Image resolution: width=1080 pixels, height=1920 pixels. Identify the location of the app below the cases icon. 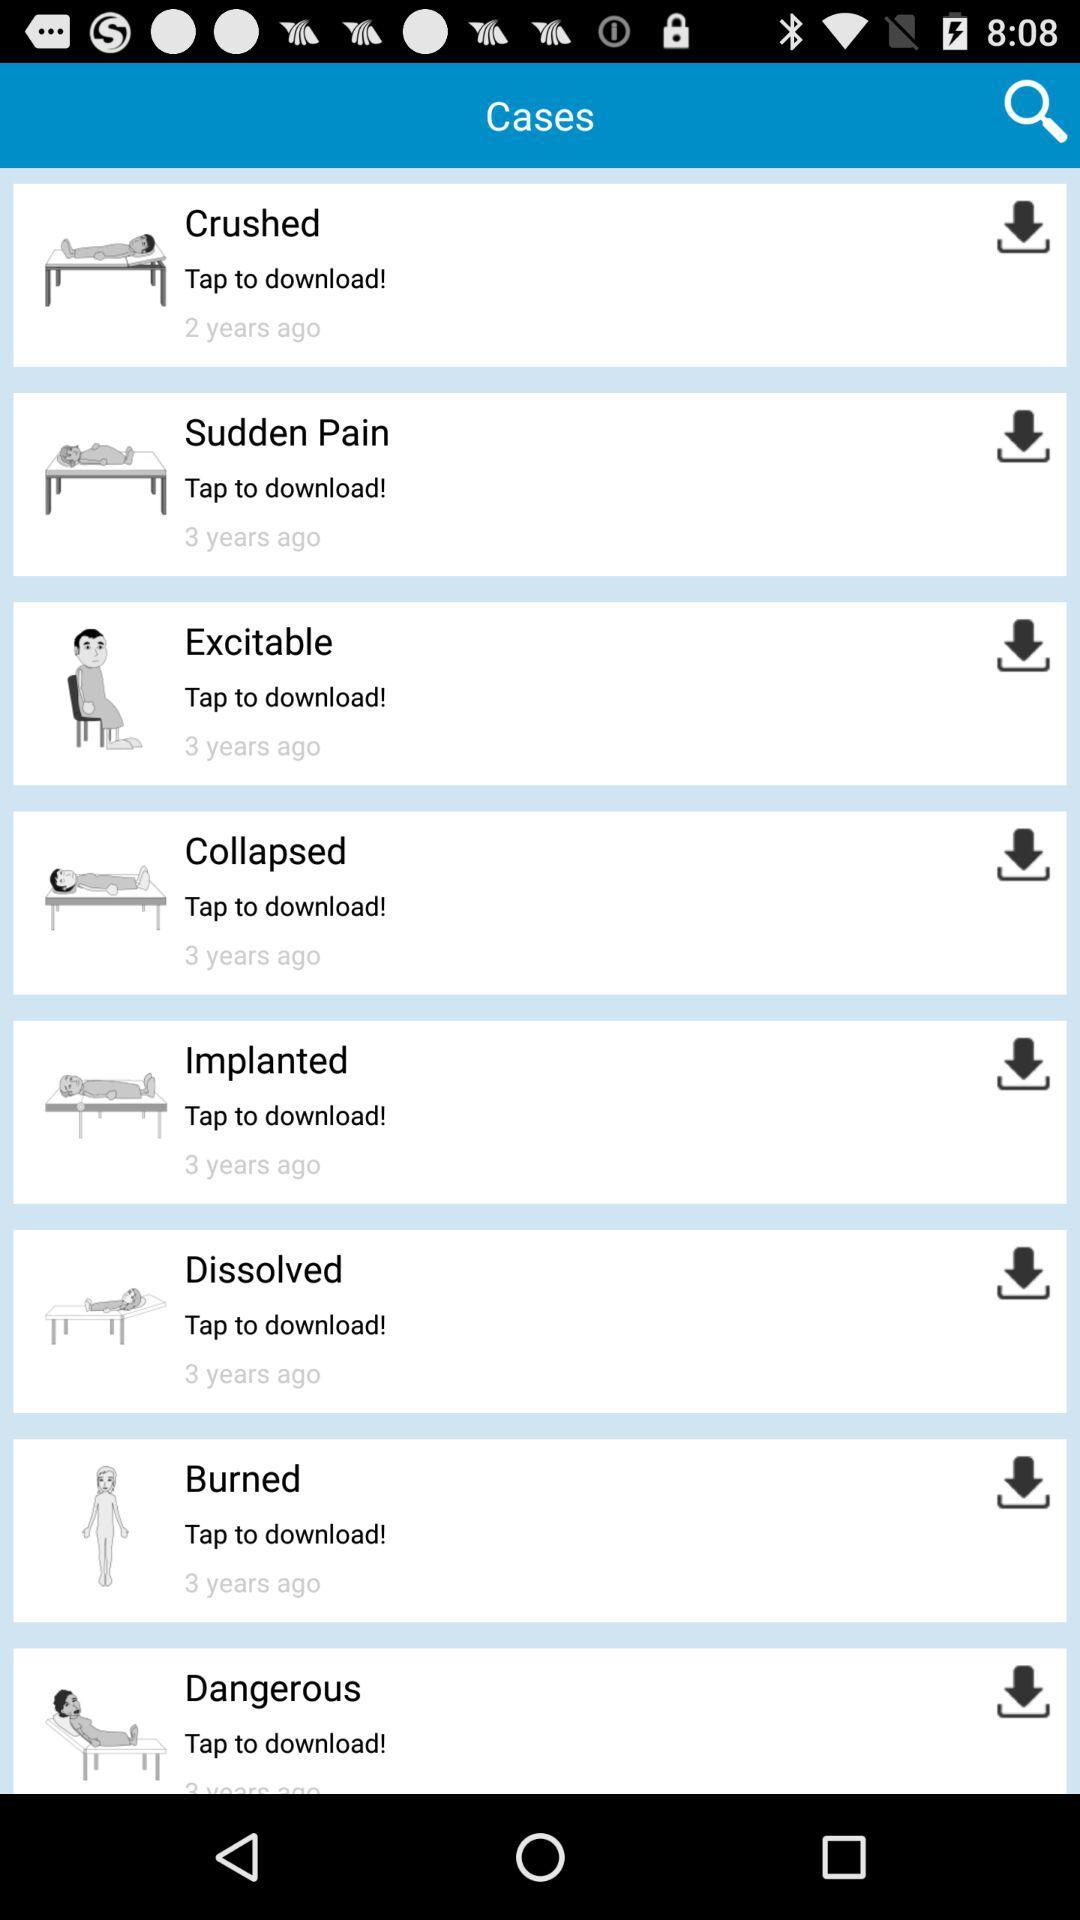
(251, 221).